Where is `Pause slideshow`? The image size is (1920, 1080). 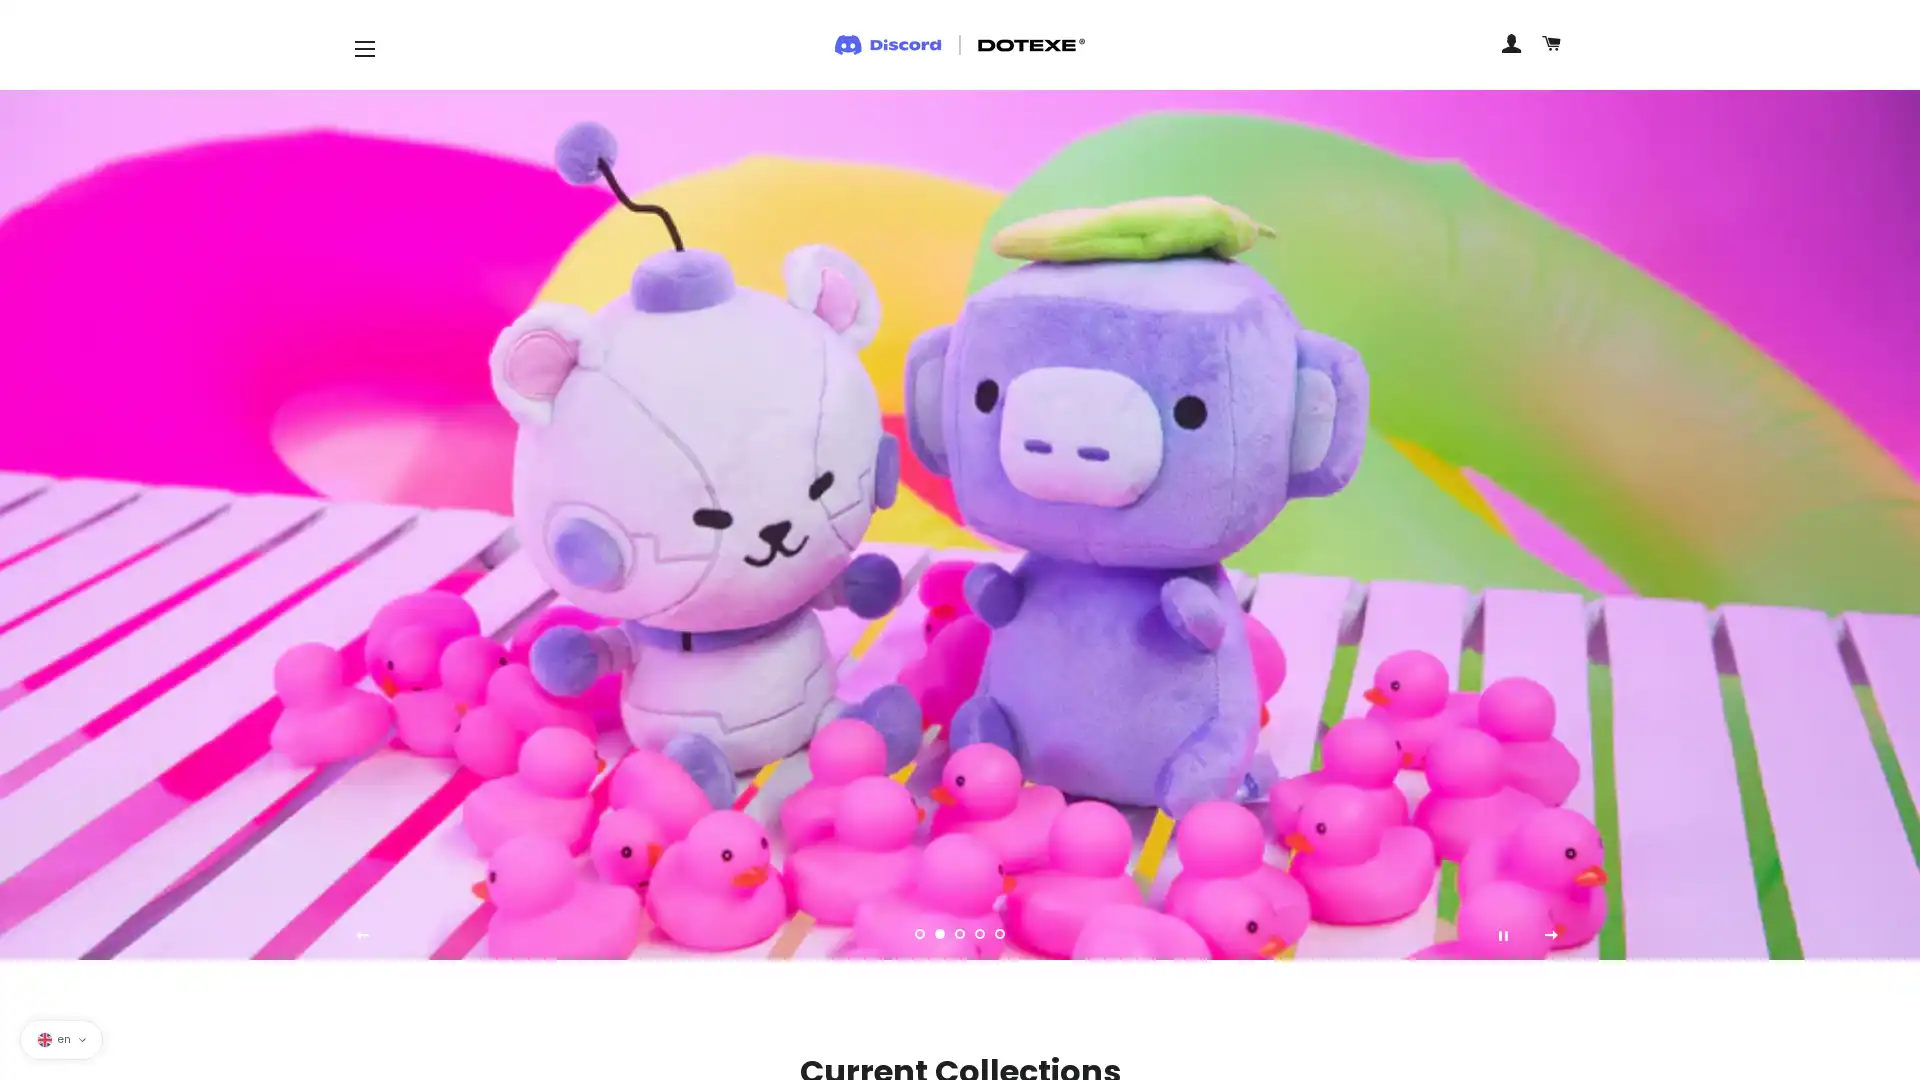
Pause slideshow is located at coordinates (1502, 934).